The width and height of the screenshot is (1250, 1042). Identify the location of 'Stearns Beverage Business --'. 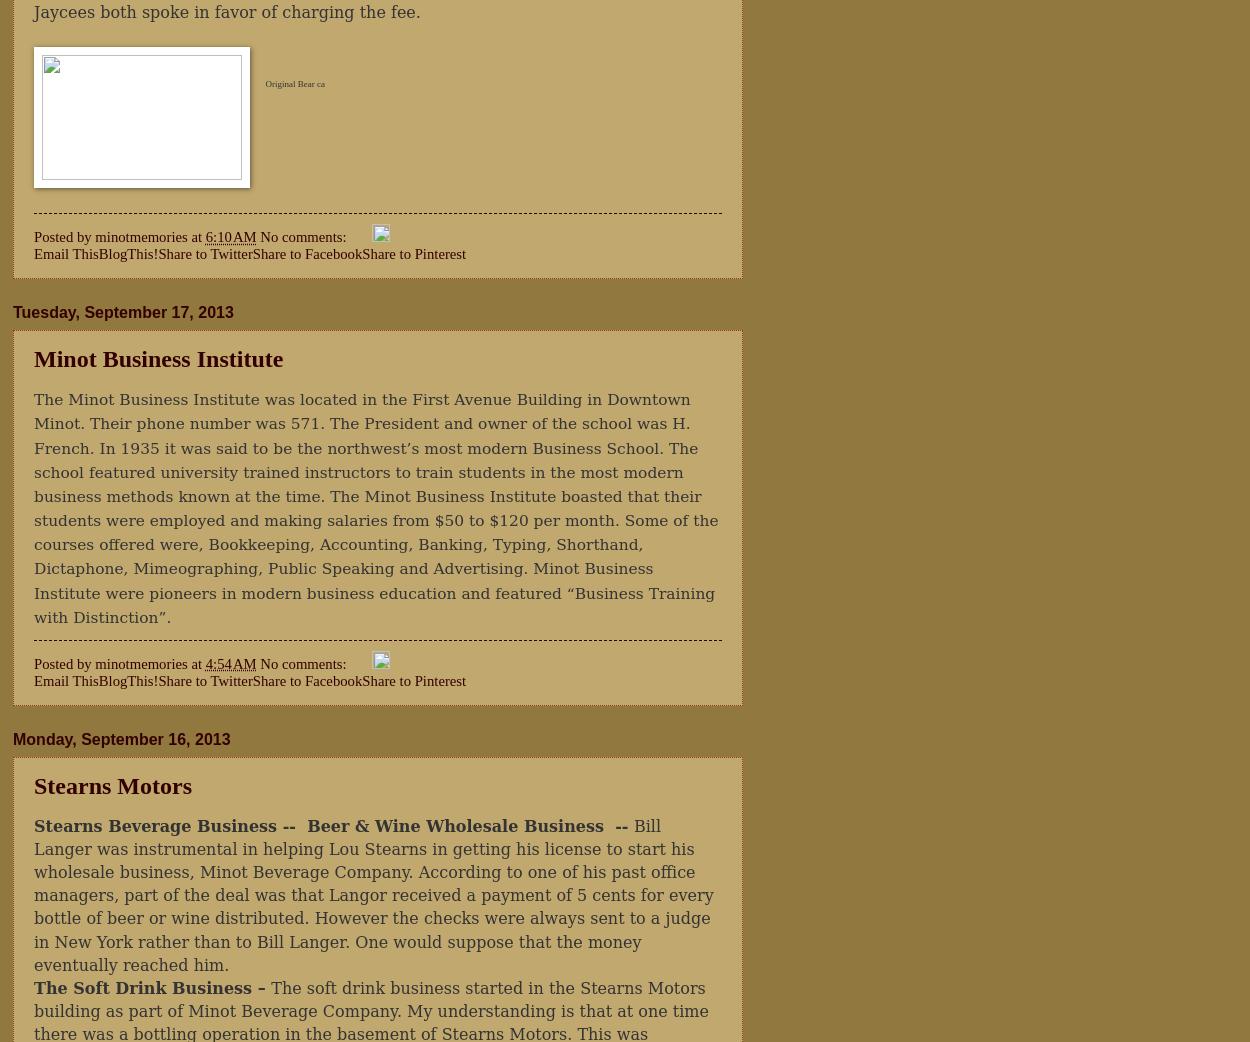
(167, 825).